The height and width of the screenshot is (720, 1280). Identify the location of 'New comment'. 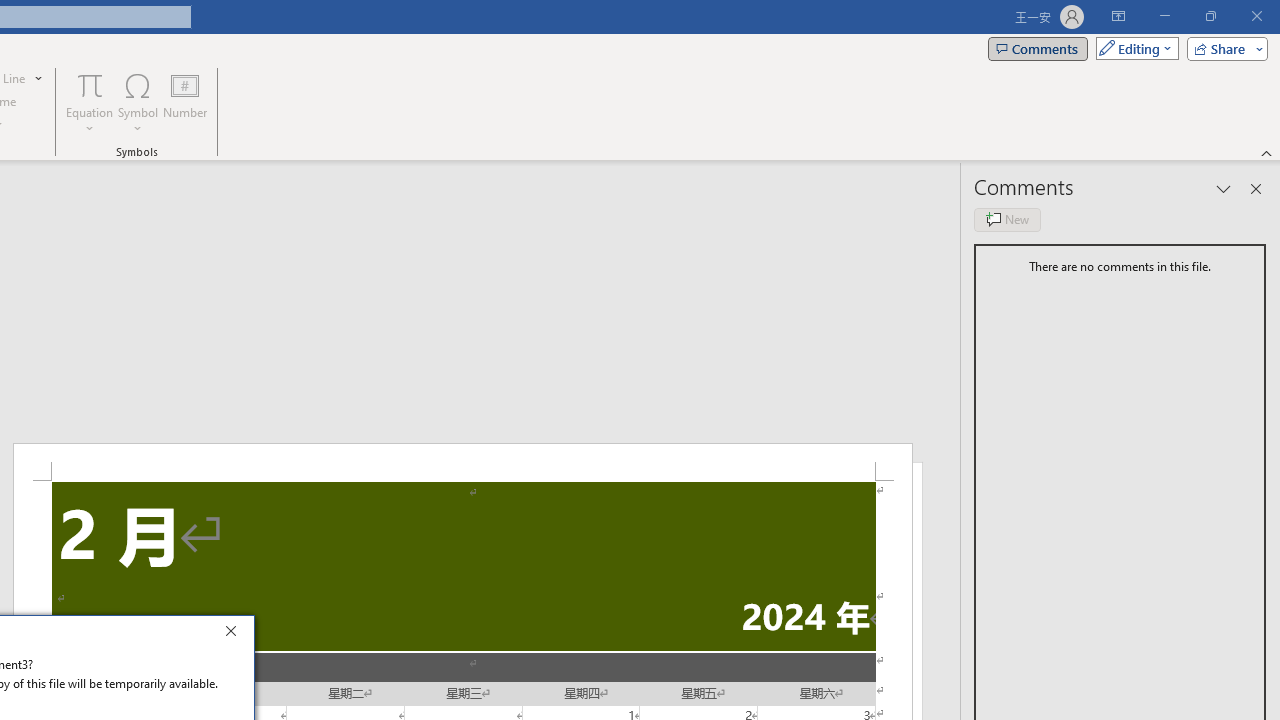
(1007, 219).